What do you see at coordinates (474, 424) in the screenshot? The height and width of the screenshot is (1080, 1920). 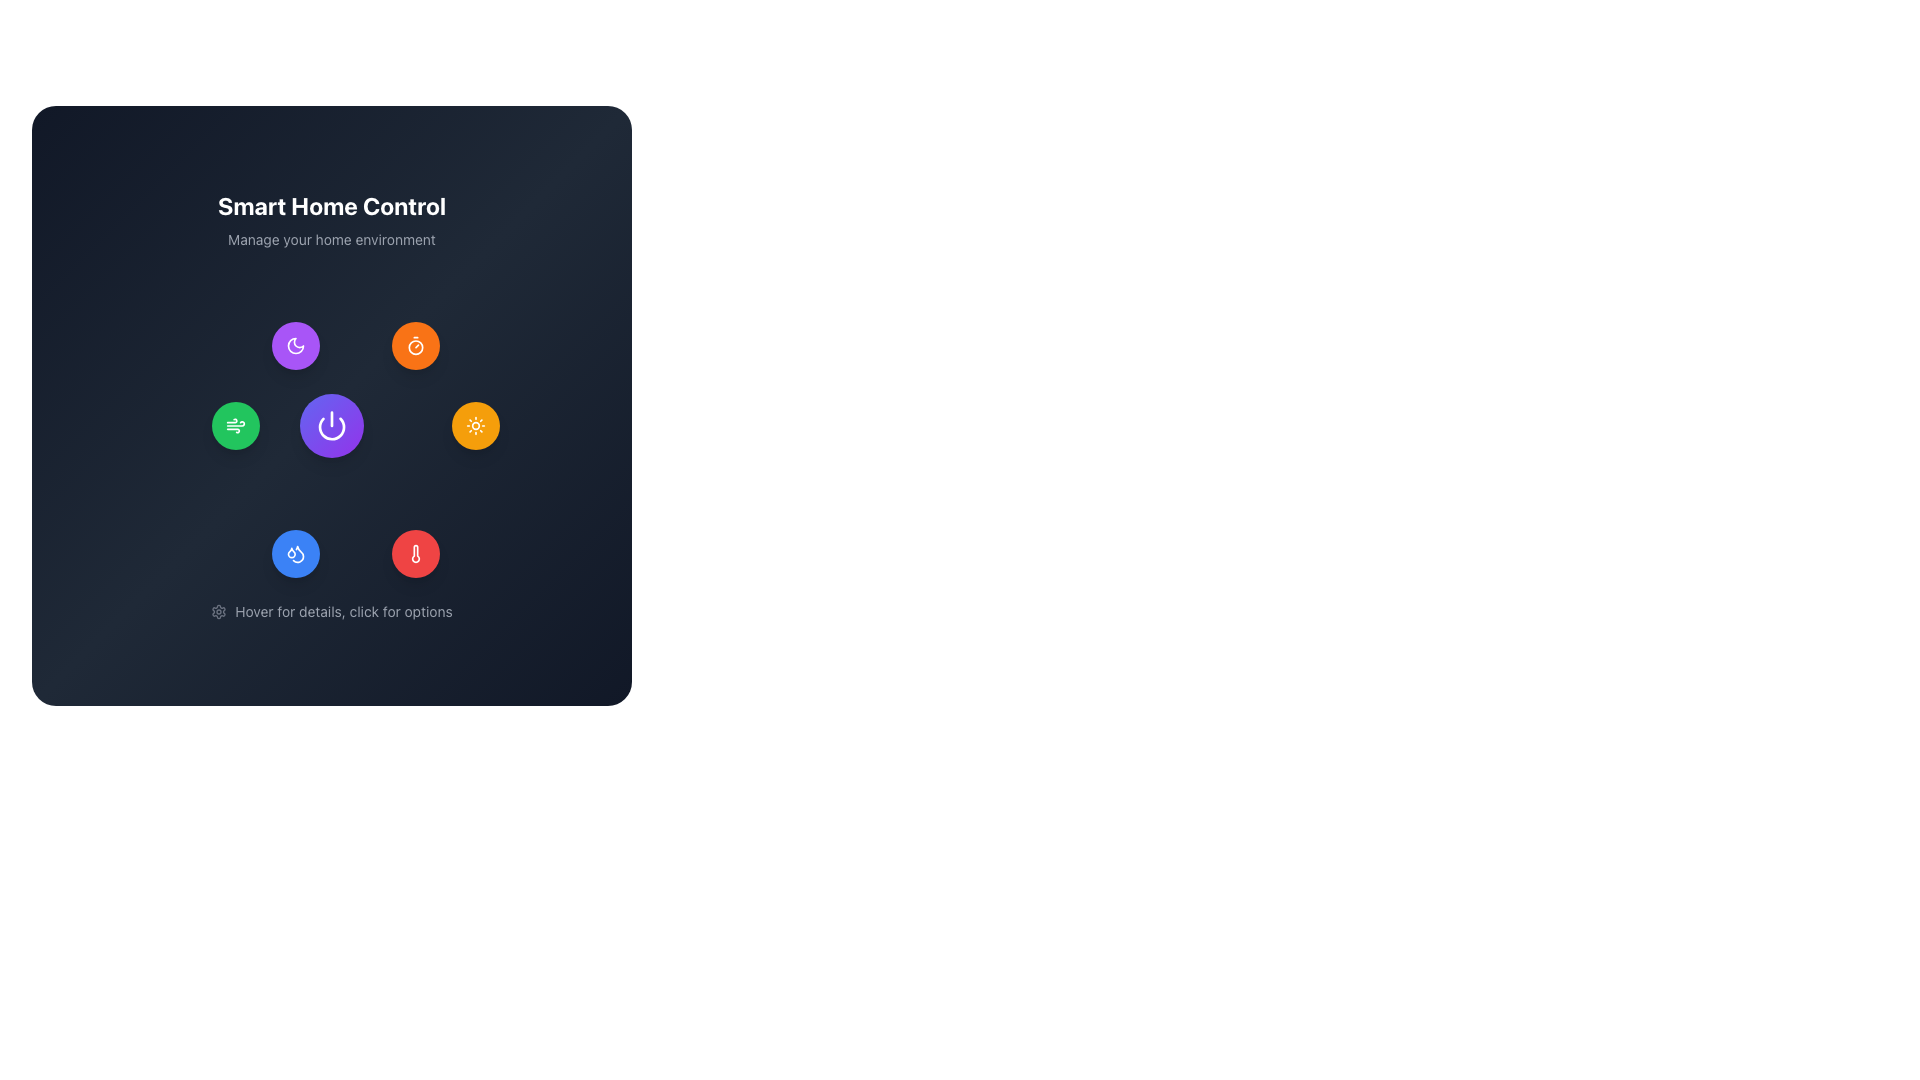 I see `the circular amber button with a white sun icon` at bounding box center [474, 424].